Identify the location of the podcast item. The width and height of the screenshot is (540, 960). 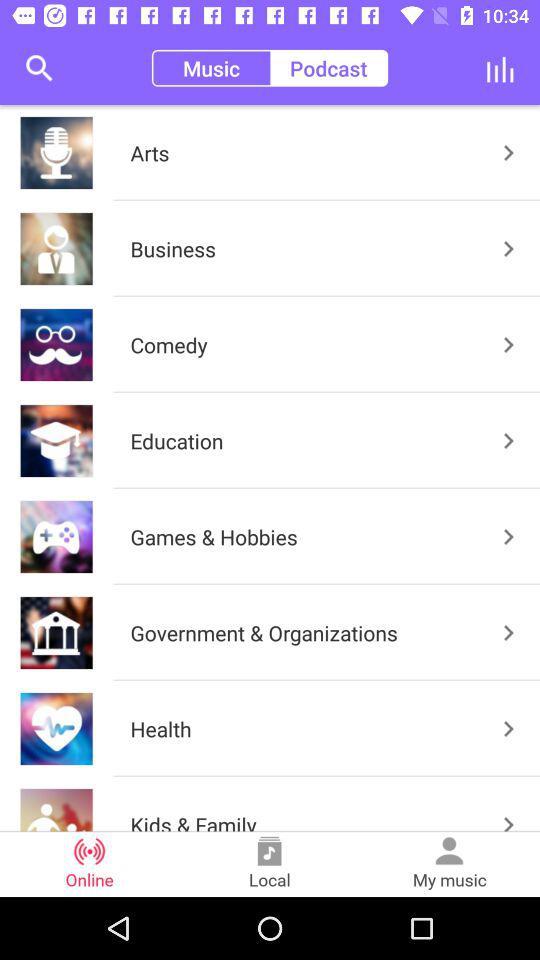
(328, 68).